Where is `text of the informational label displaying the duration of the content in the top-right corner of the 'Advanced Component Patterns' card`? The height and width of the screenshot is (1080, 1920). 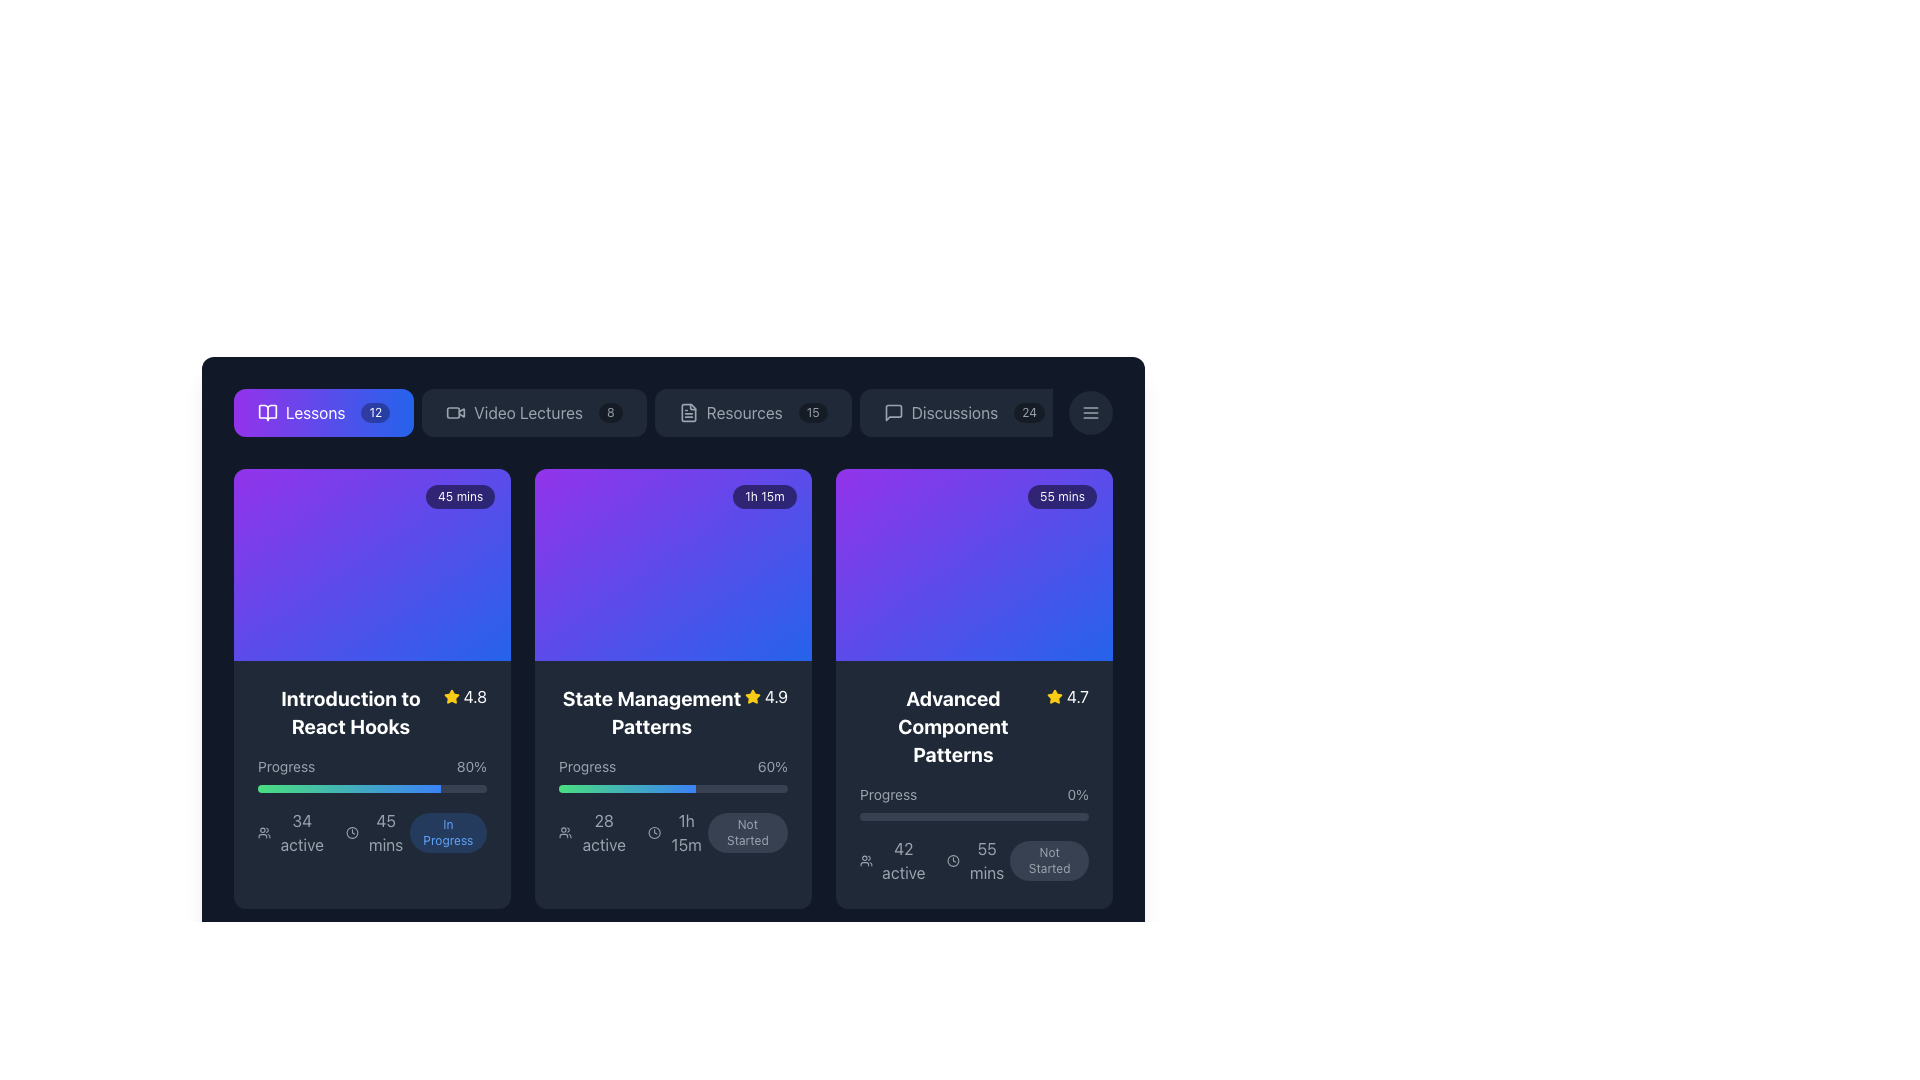 text of the informational label displaying the duration of the content in the top-right corner of the 'Advanced Component Patterns' card is located at coordinates (1061, 496).